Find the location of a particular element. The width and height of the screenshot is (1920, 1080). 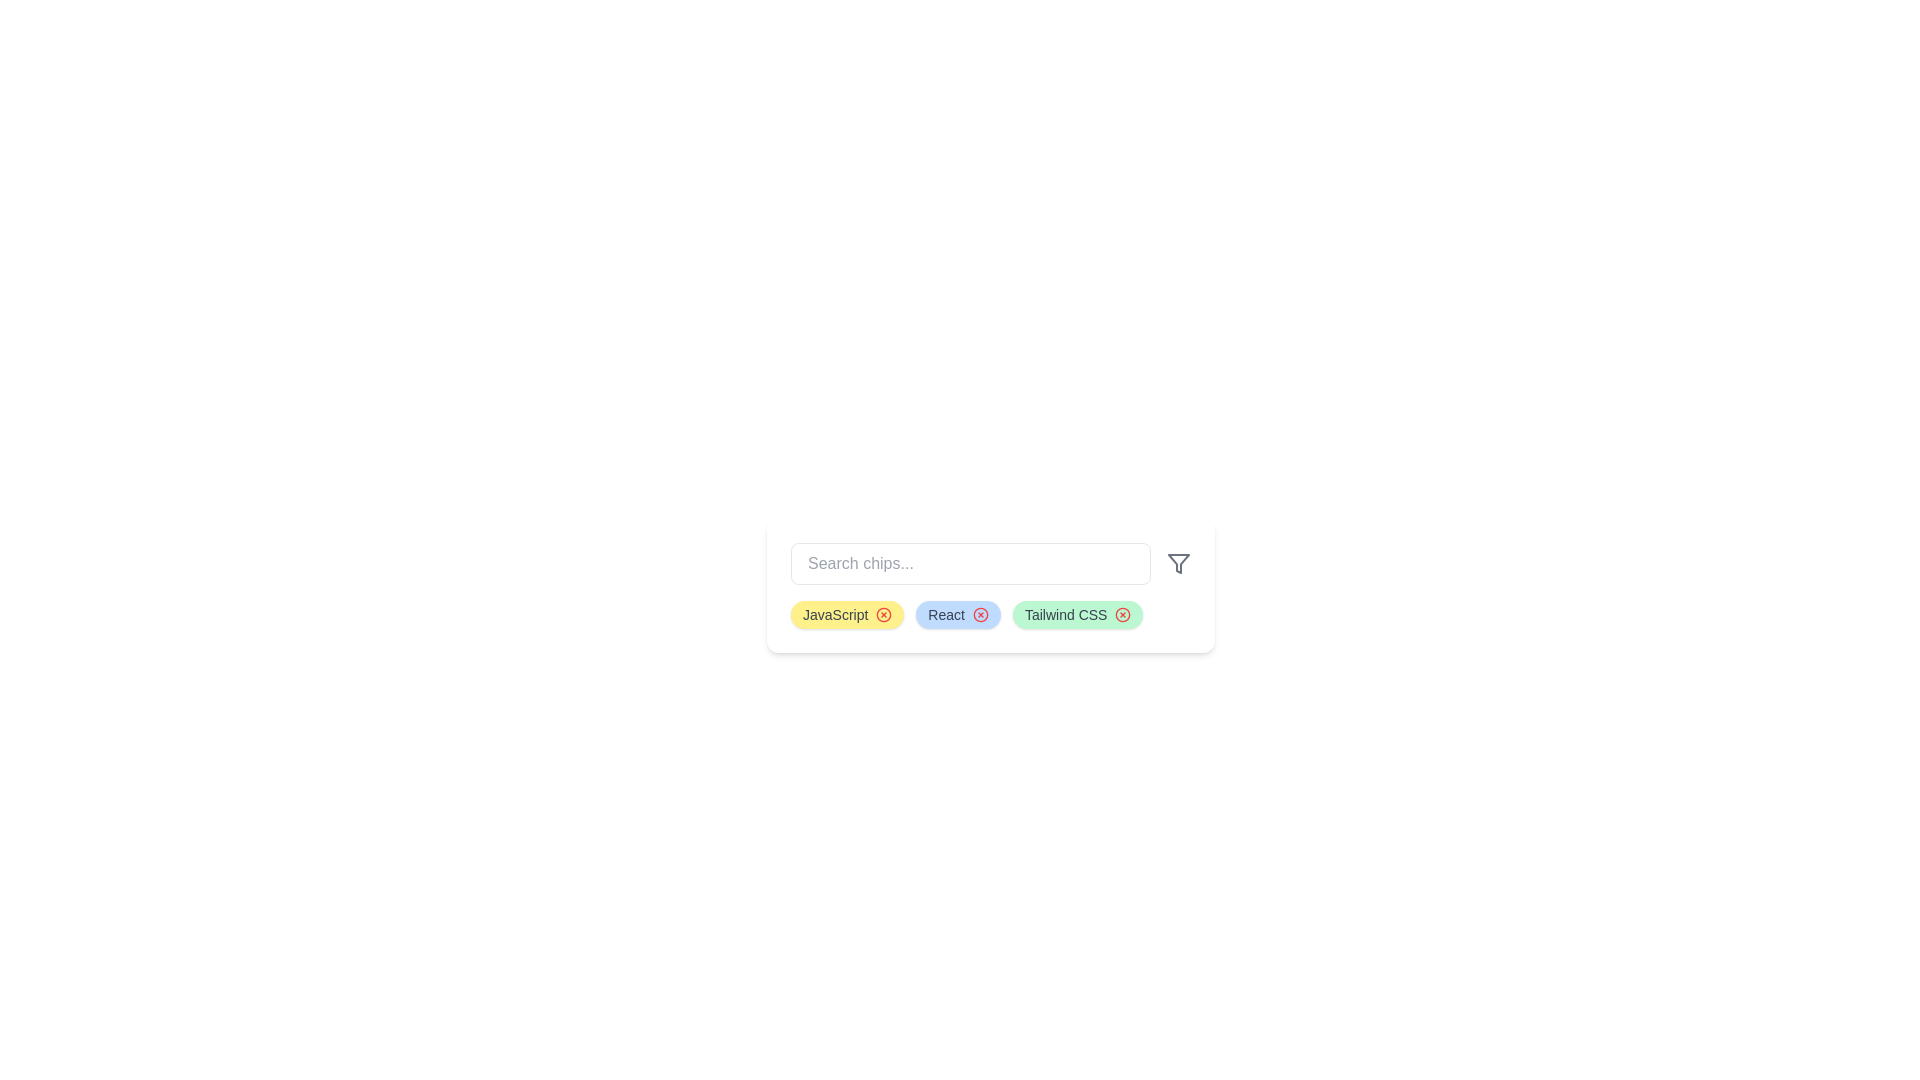

the chip with label Tailwind CSS to visually identify it is located at coordinates (1077, 613).